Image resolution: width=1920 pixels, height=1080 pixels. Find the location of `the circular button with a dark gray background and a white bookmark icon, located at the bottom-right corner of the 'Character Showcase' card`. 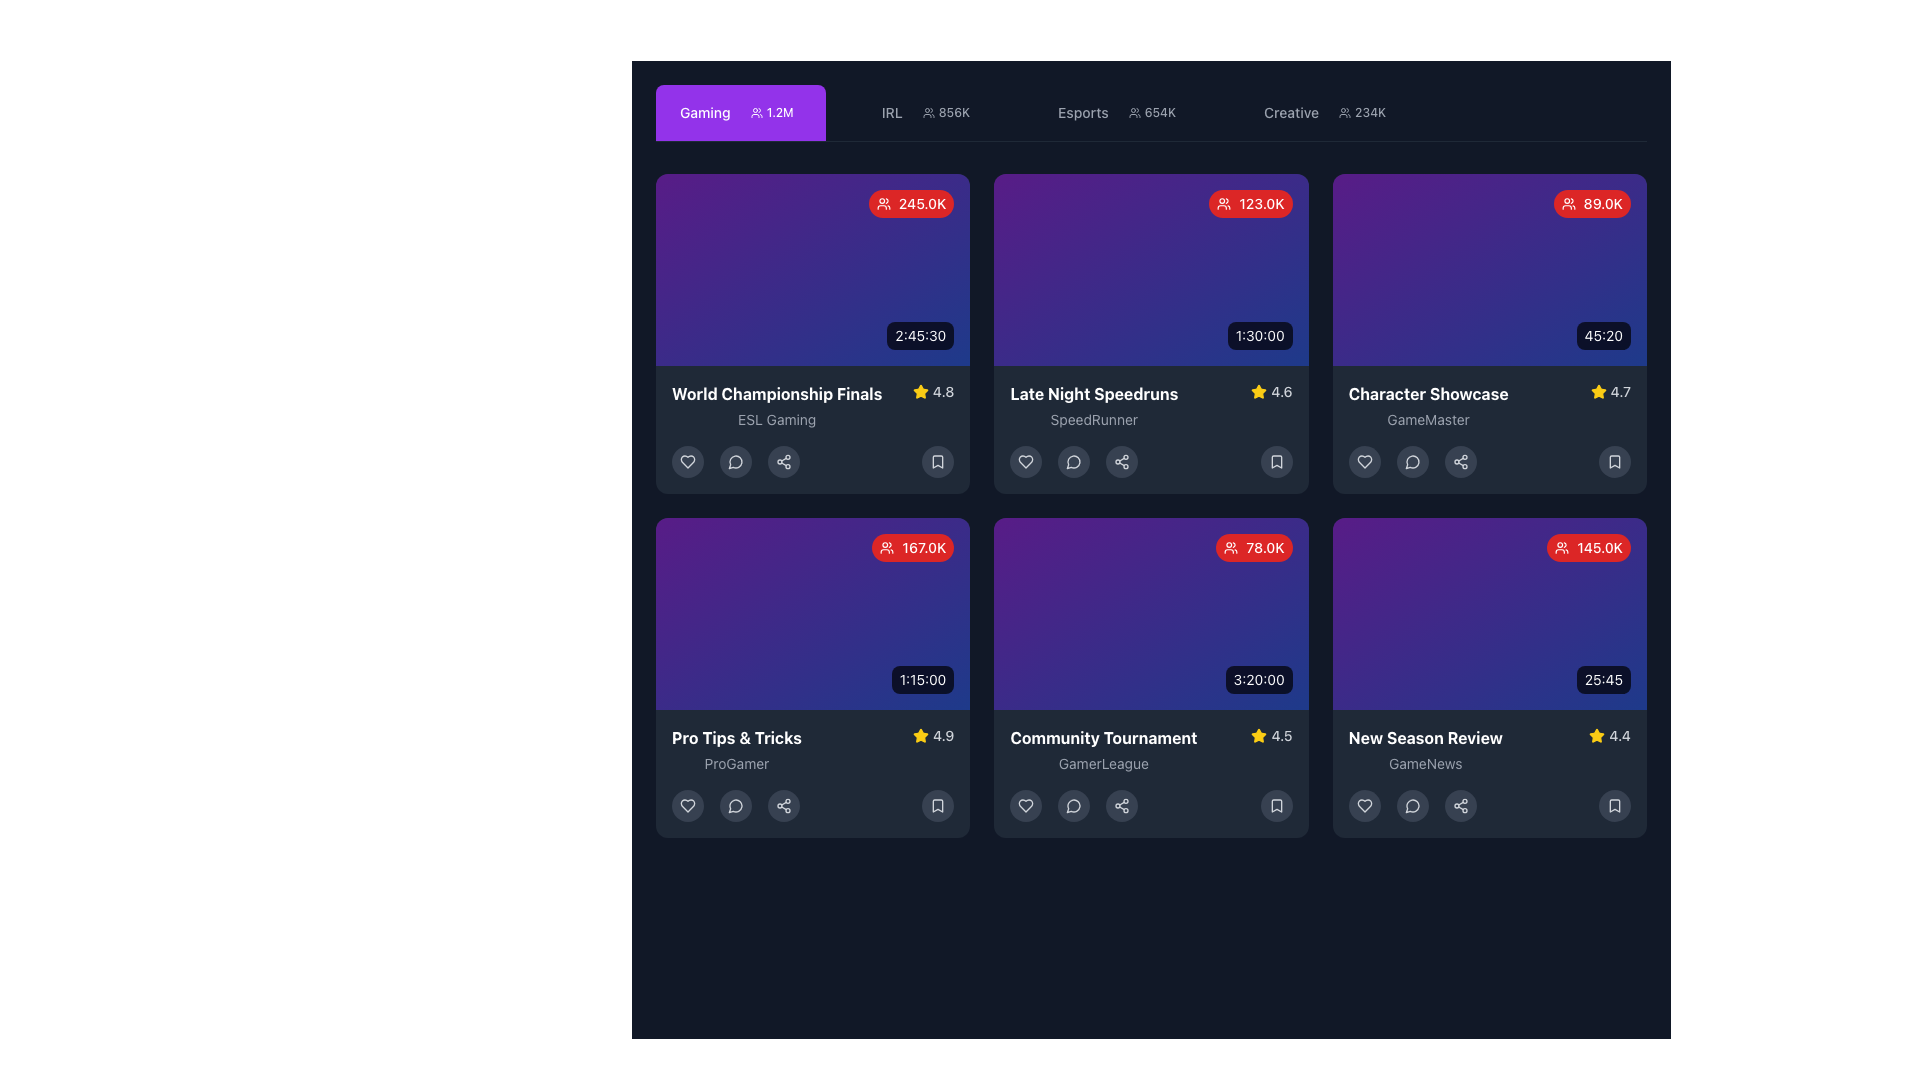

the circular button with a dark gray background and a white bookmark icon, located at the bottom-right corner of the 'Character Showcase' card is located at coordinates (1614, 462).